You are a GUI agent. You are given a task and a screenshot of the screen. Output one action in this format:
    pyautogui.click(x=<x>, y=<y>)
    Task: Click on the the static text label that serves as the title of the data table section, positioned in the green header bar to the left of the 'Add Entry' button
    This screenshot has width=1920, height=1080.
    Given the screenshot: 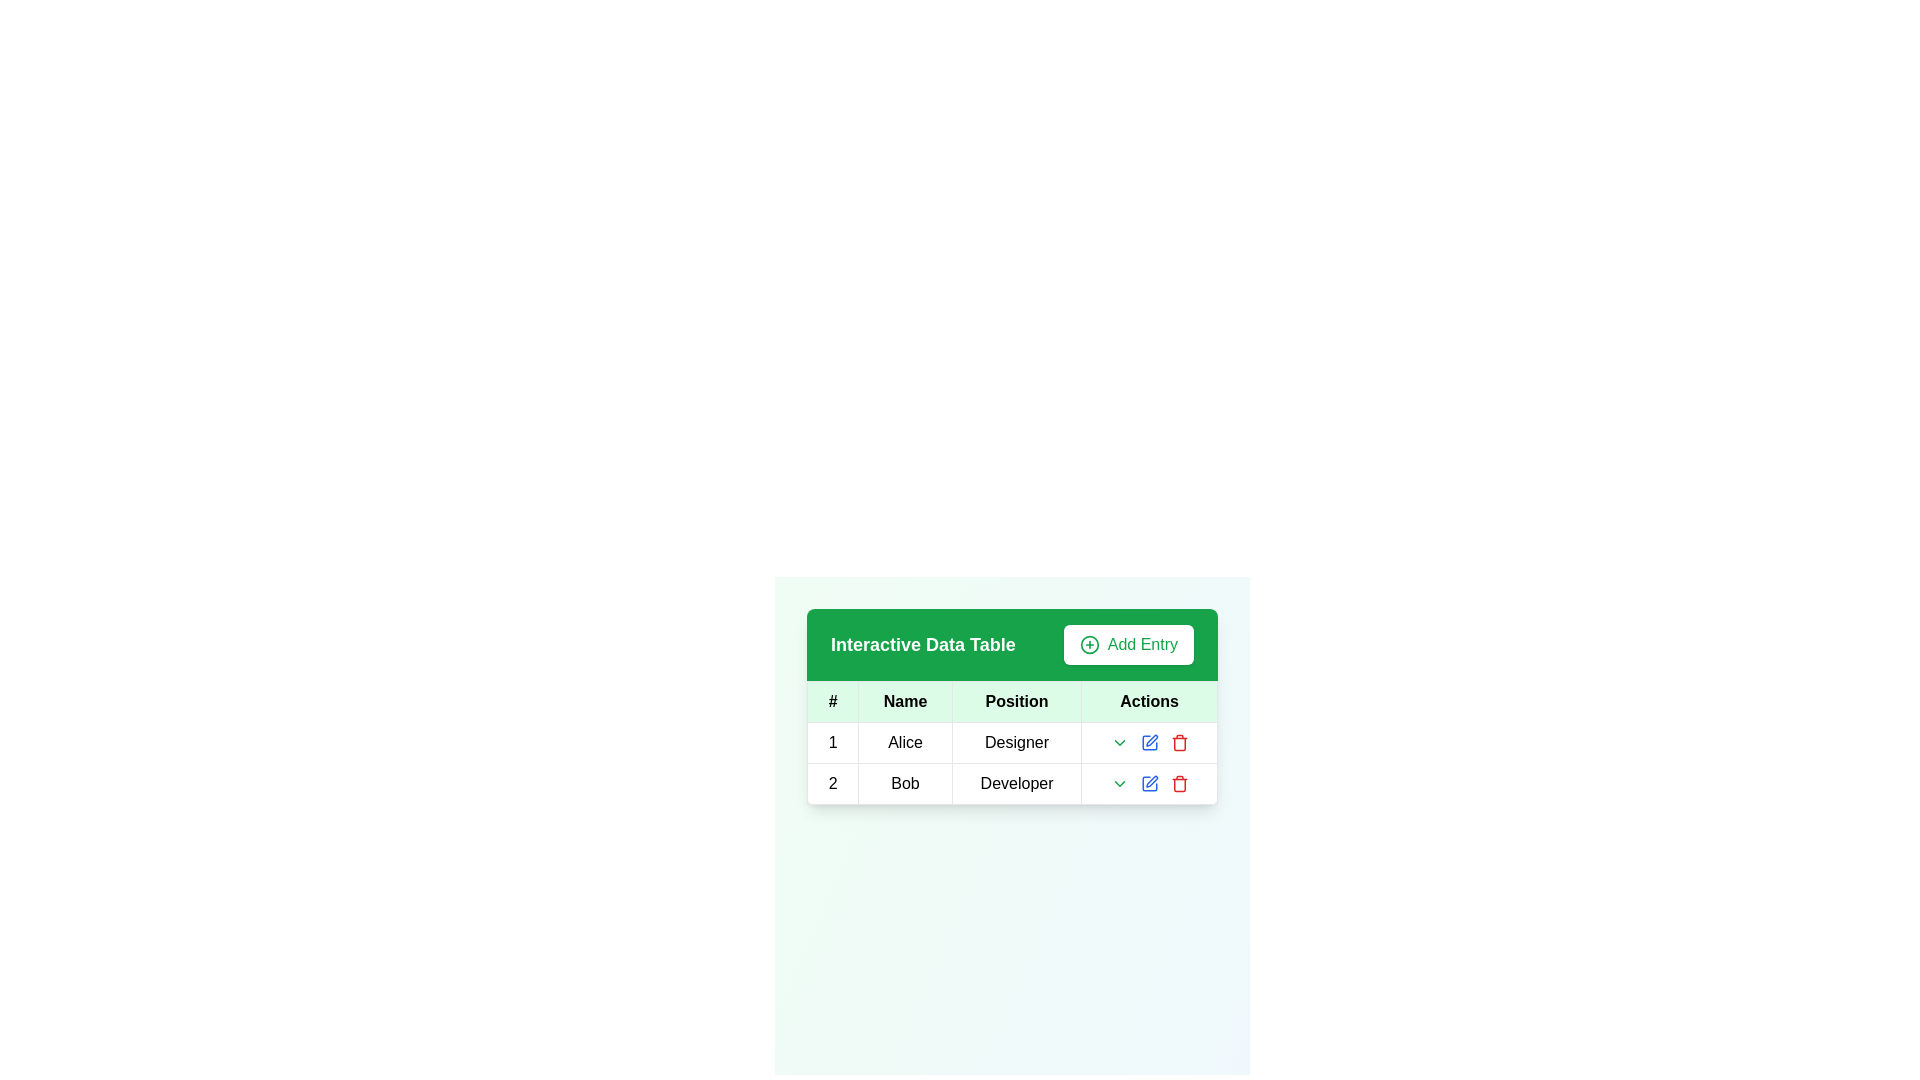 What is the action you would take?
    pyautogui.click(x=922, y=644)
    